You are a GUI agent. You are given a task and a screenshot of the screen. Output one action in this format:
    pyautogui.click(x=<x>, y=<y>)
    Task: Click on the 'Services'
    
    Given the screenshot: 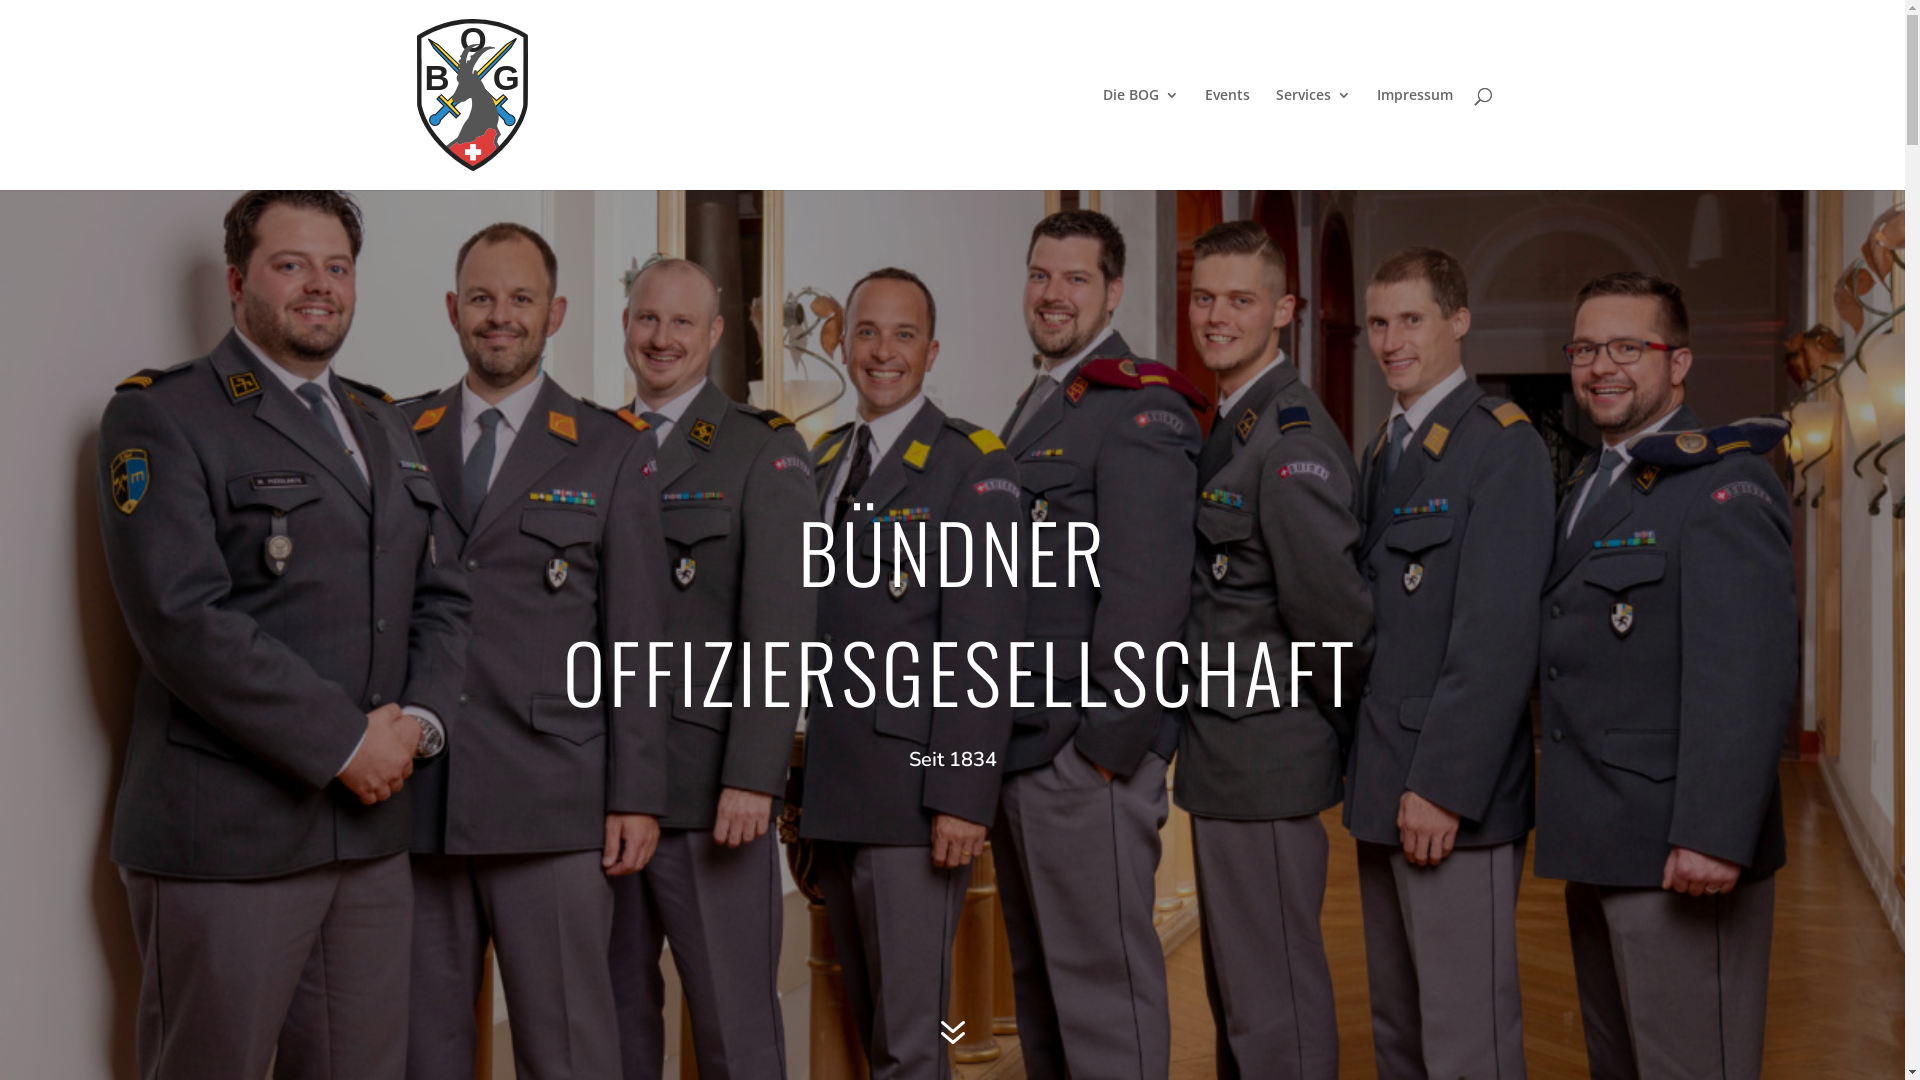 What is the action you would take?
    pyautogui.click(x=1313, y=137)
    